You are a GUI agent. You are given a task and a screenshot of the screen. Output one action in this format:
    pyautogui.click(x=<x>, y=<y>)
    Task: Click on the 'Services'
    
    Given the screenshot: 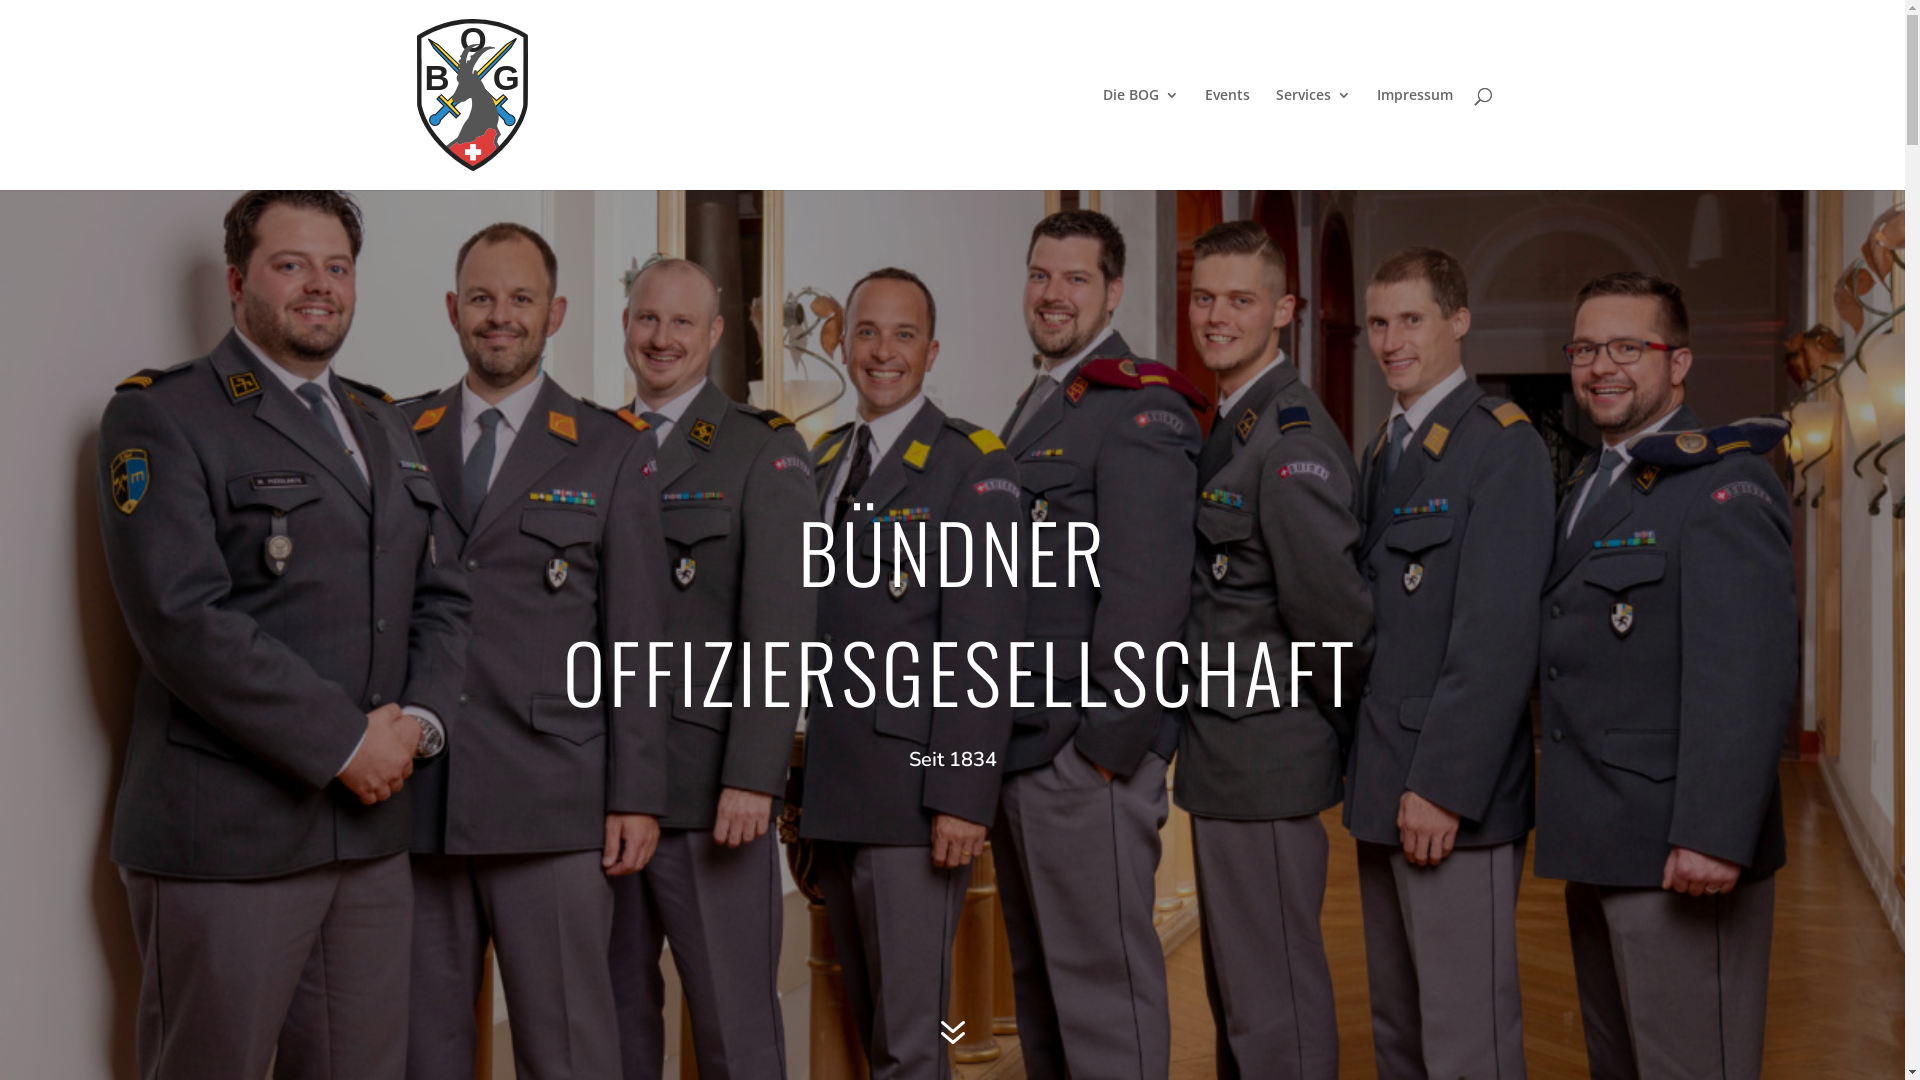 What is the action you would take?
    pyautogui.click(x=1313, y=137)
    